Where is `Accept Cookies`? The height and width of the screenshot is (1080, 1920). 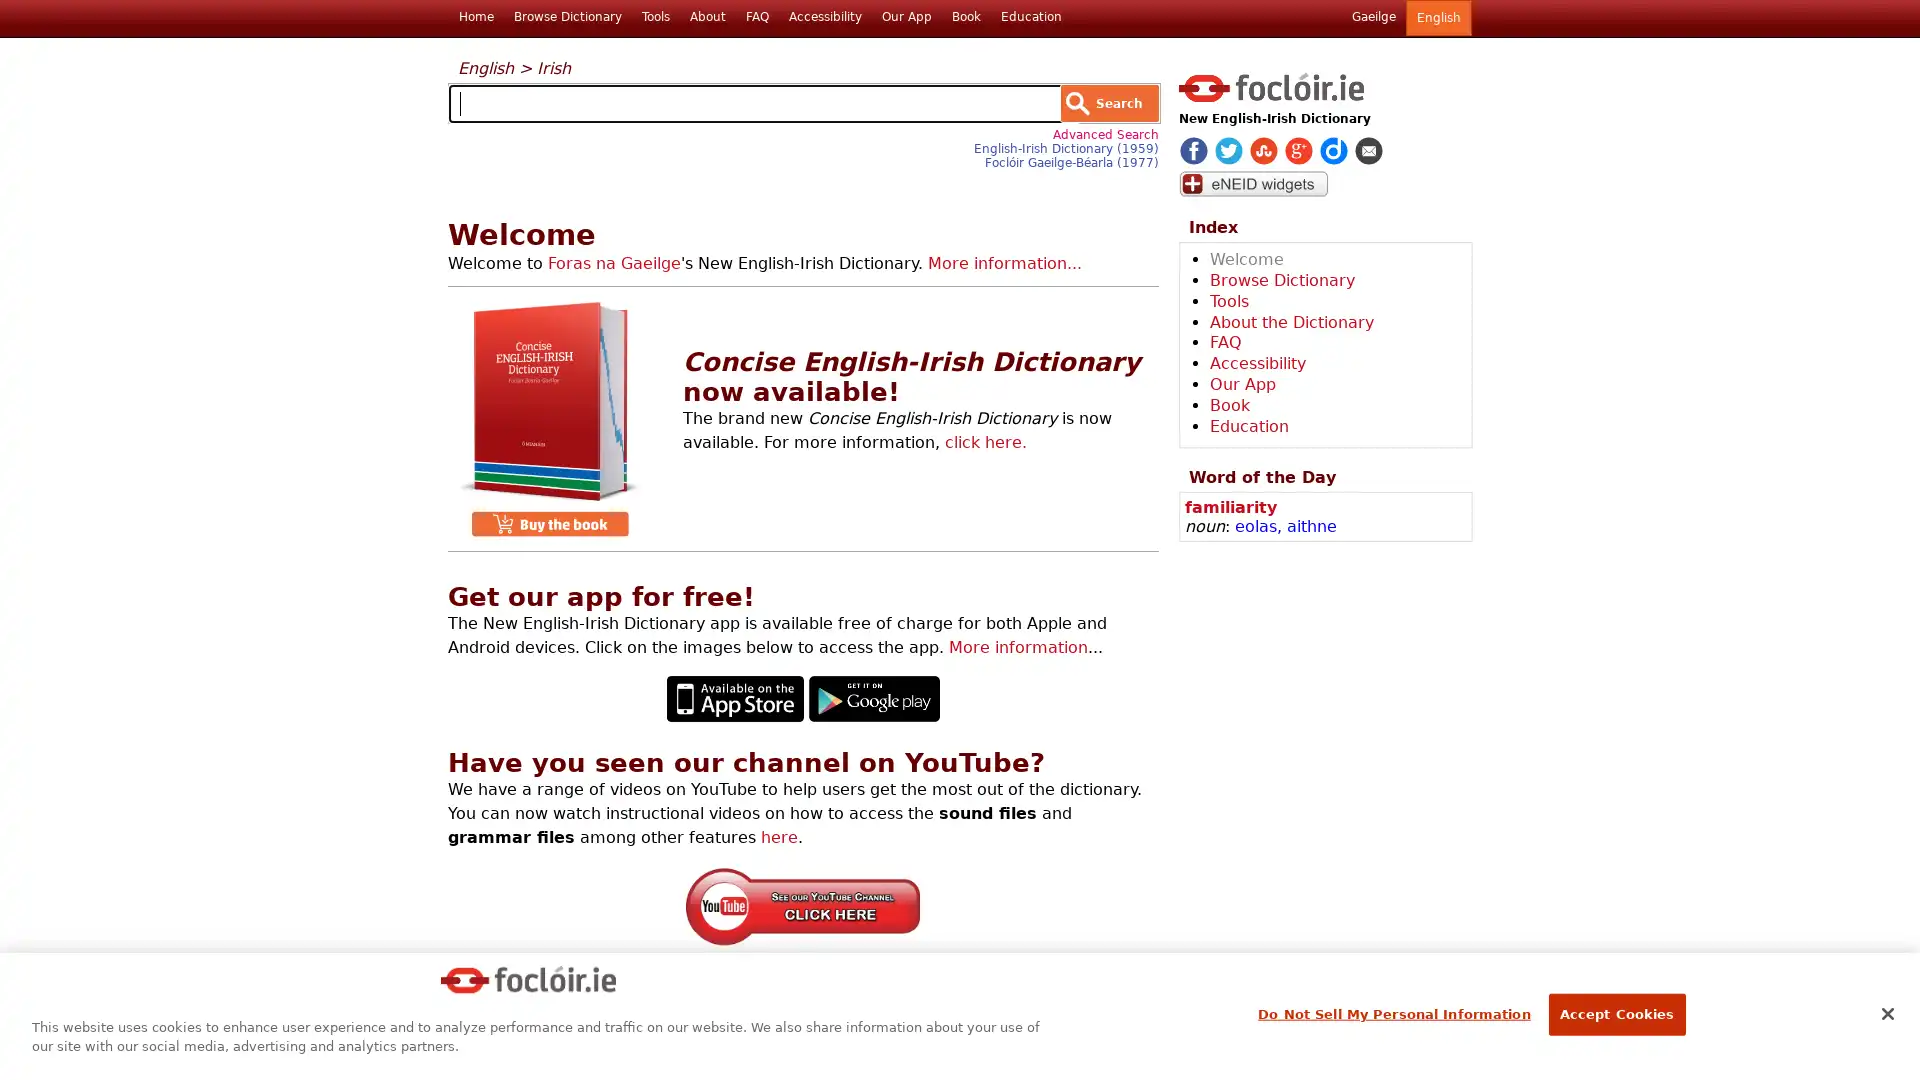
Accept Cookies is located at coordinates (1616, 1014).